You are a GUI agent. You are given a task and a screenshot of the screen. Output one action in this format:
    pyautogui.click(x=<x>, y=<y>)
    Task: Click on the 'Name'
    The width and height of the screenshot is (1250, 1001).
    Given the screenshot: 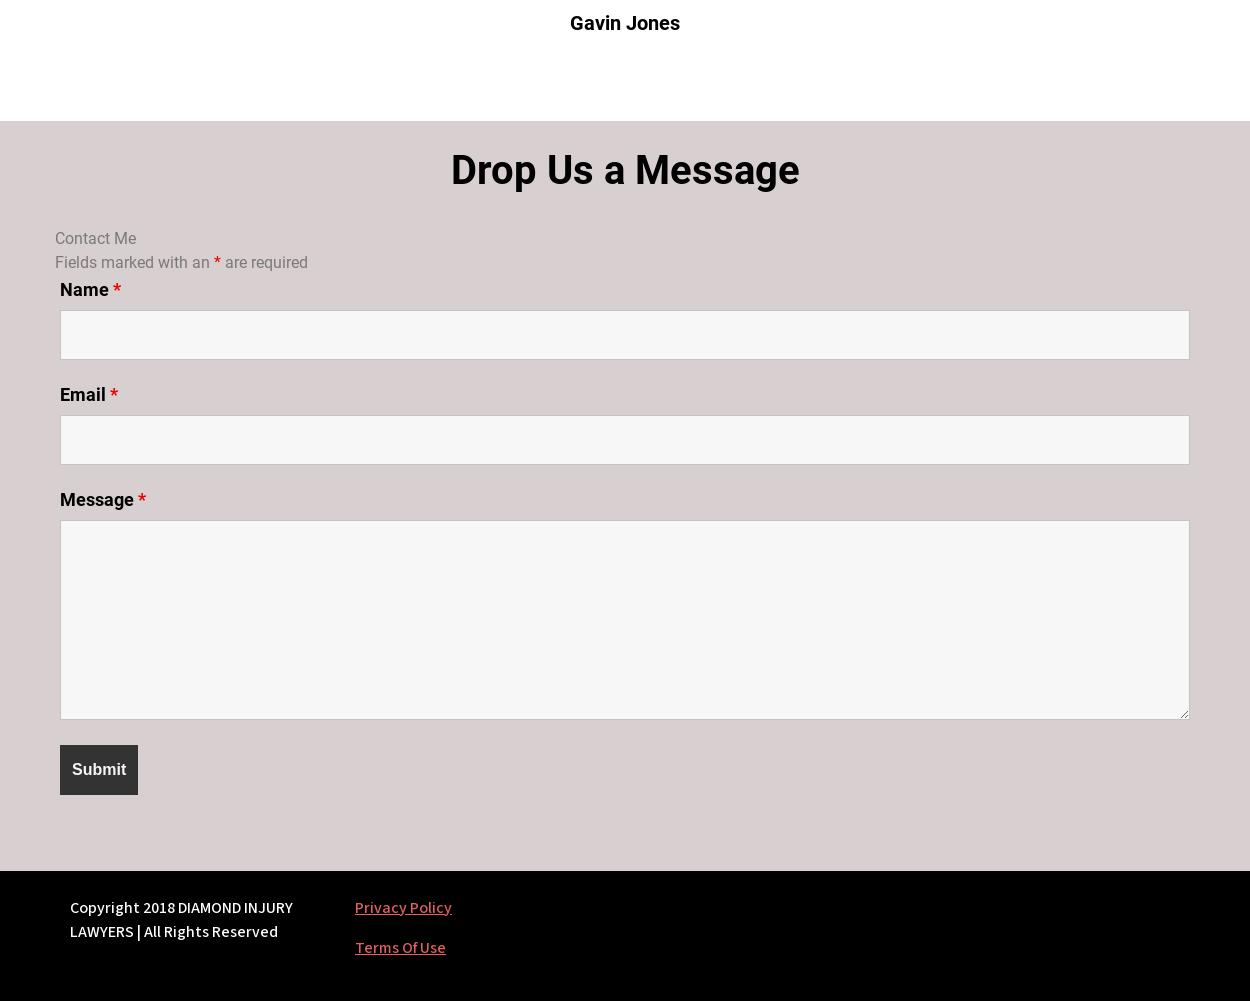 What is the action you would take?
    pyautogui.click(x=60, y=288)
    